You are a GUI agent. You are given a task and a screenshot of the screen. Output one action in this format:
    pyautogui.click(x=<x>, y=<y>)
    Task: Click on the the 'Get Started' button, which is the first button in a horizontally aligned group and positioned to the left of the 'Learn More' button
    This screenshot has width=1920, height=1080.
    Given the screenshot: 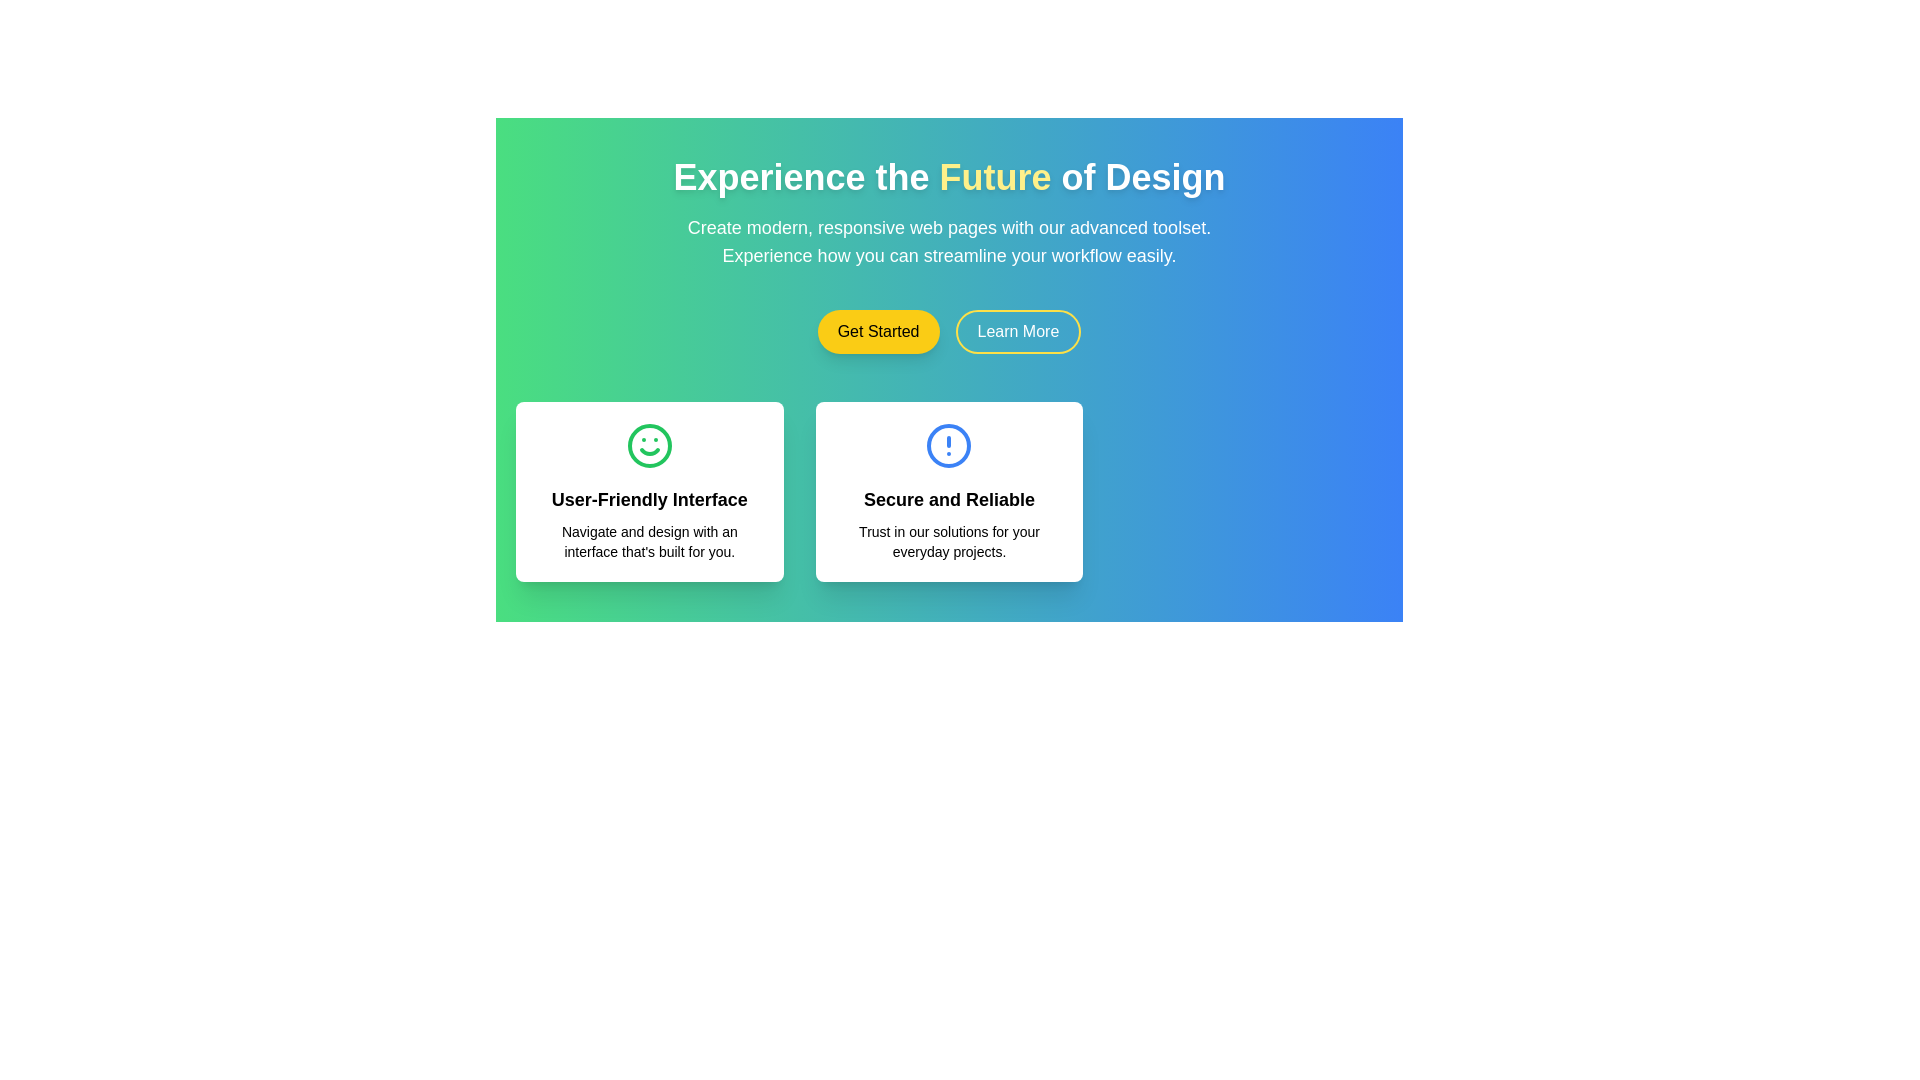 What is the action you would take?
    pyautogui.click(x=878, y=330)
    